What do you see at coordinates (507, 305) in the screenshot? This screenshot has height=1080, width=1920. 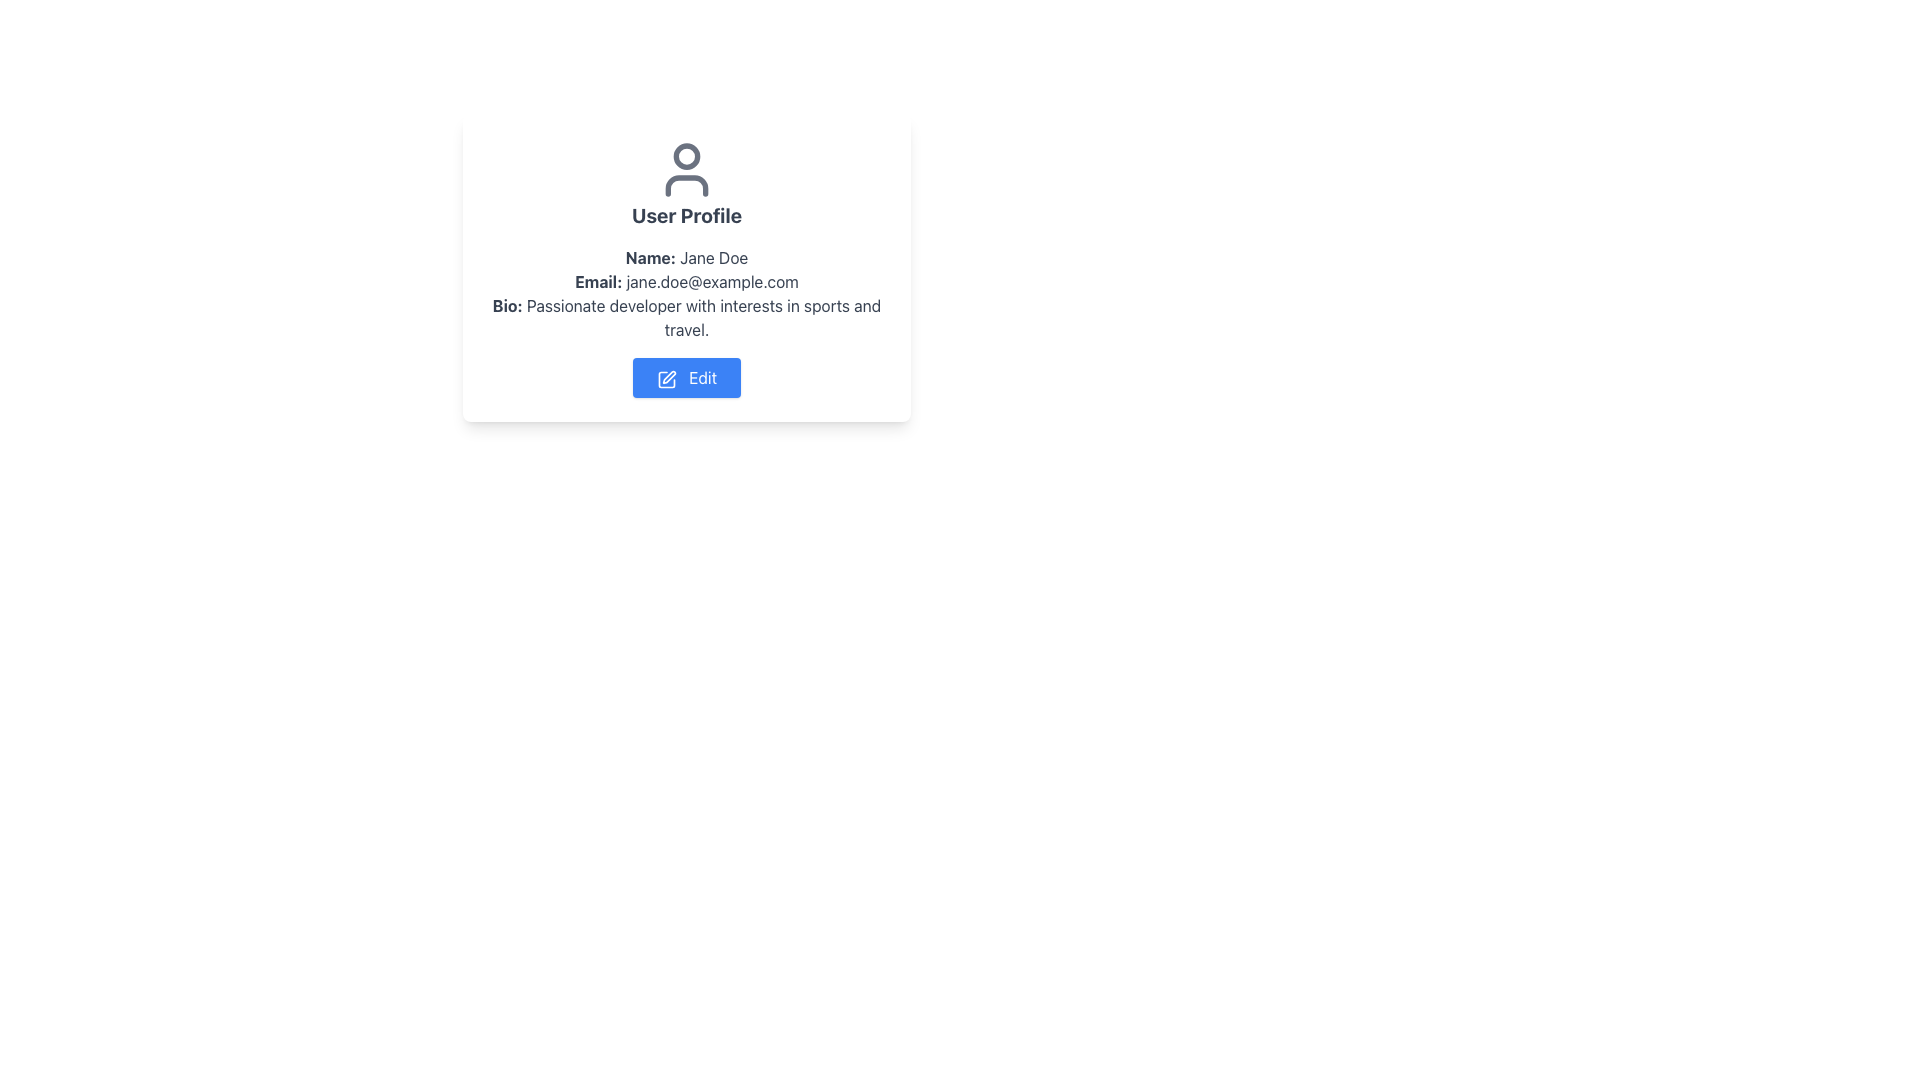 I see `the bold text label displaying 'Bio:' which serves as the introductory label in the user profile information section` at bounding box center [507, 305].